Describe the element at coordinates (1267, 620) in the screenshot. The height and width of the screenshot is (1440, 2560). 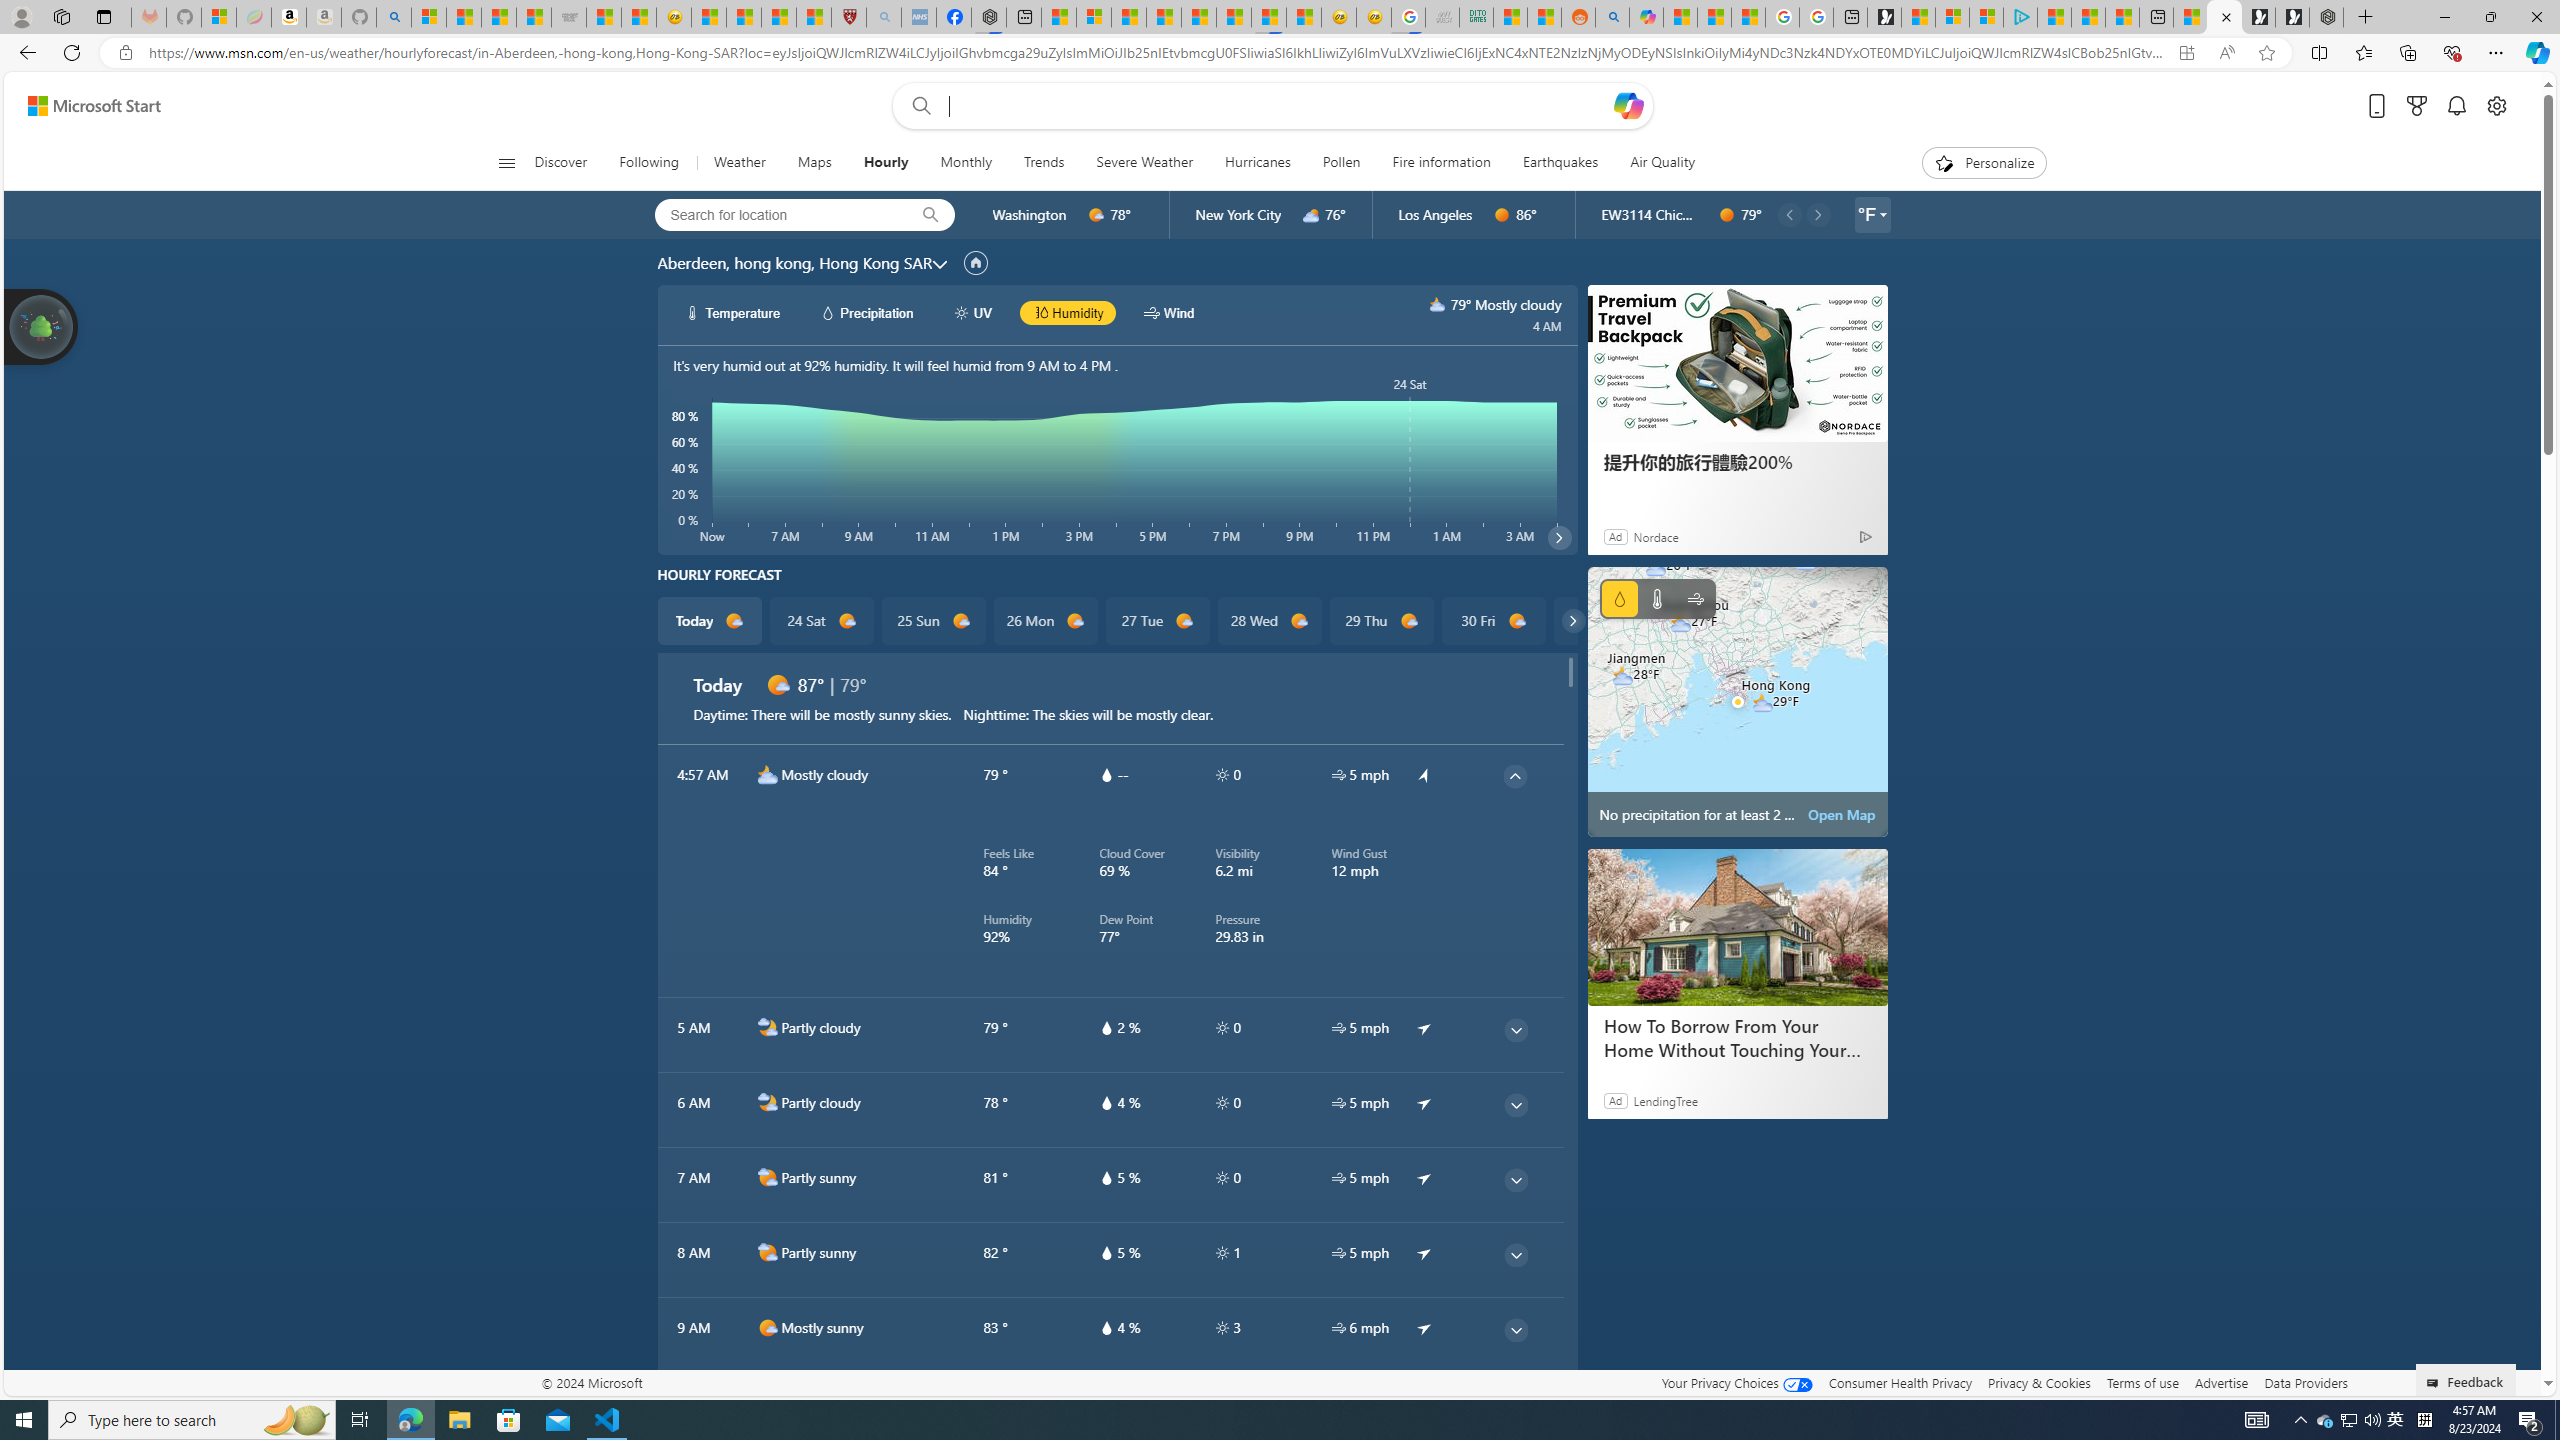
I see `'28 Wed d1000'` at that location.